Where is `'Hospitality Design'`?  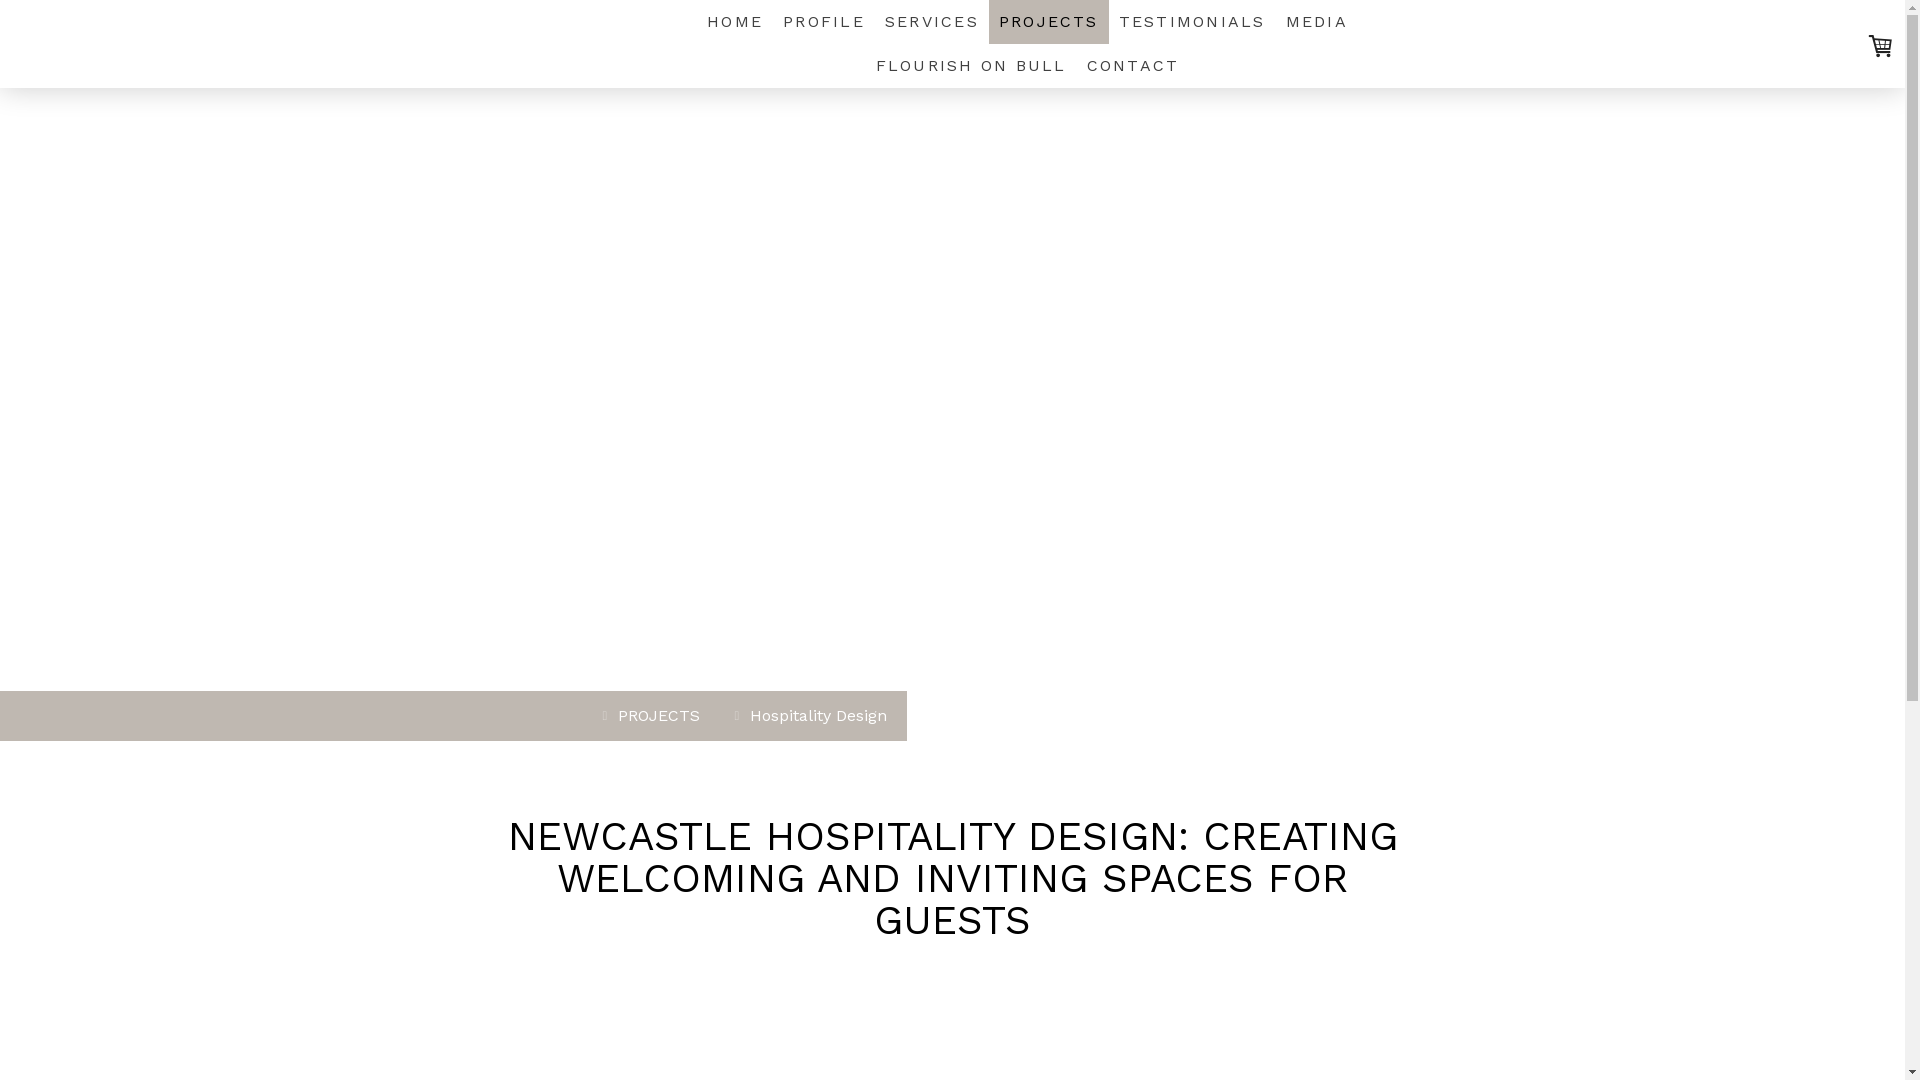 'Hospitality Design' is located at coordinates (813, 715).